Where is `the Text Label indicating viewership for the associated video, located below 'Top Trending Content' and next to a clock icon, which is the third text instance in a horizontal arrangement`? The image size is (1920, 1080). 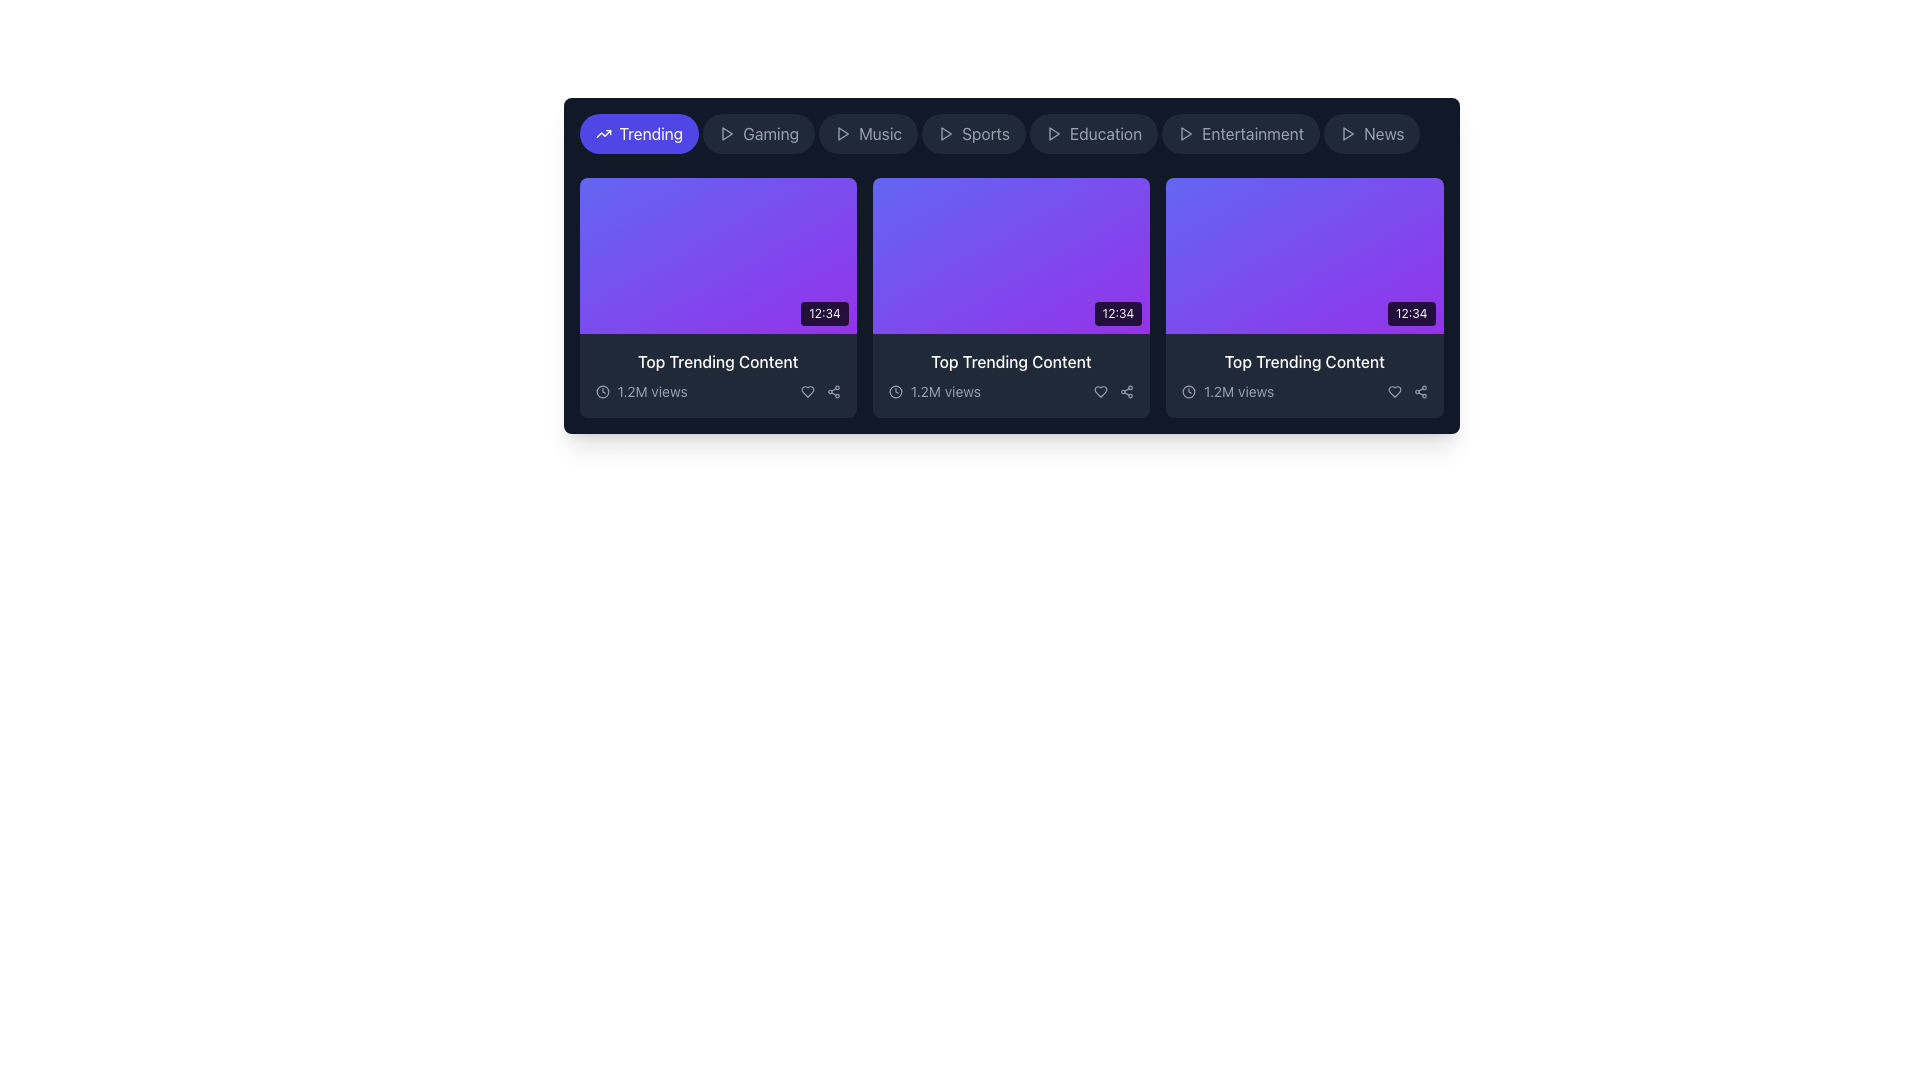 the Text Label indicating viewership for the associated video, located below 'Top Trending Content' and next to a clock icon, which is the third text instance in a horizontal arrangement is located at coordinates (1238, 392).